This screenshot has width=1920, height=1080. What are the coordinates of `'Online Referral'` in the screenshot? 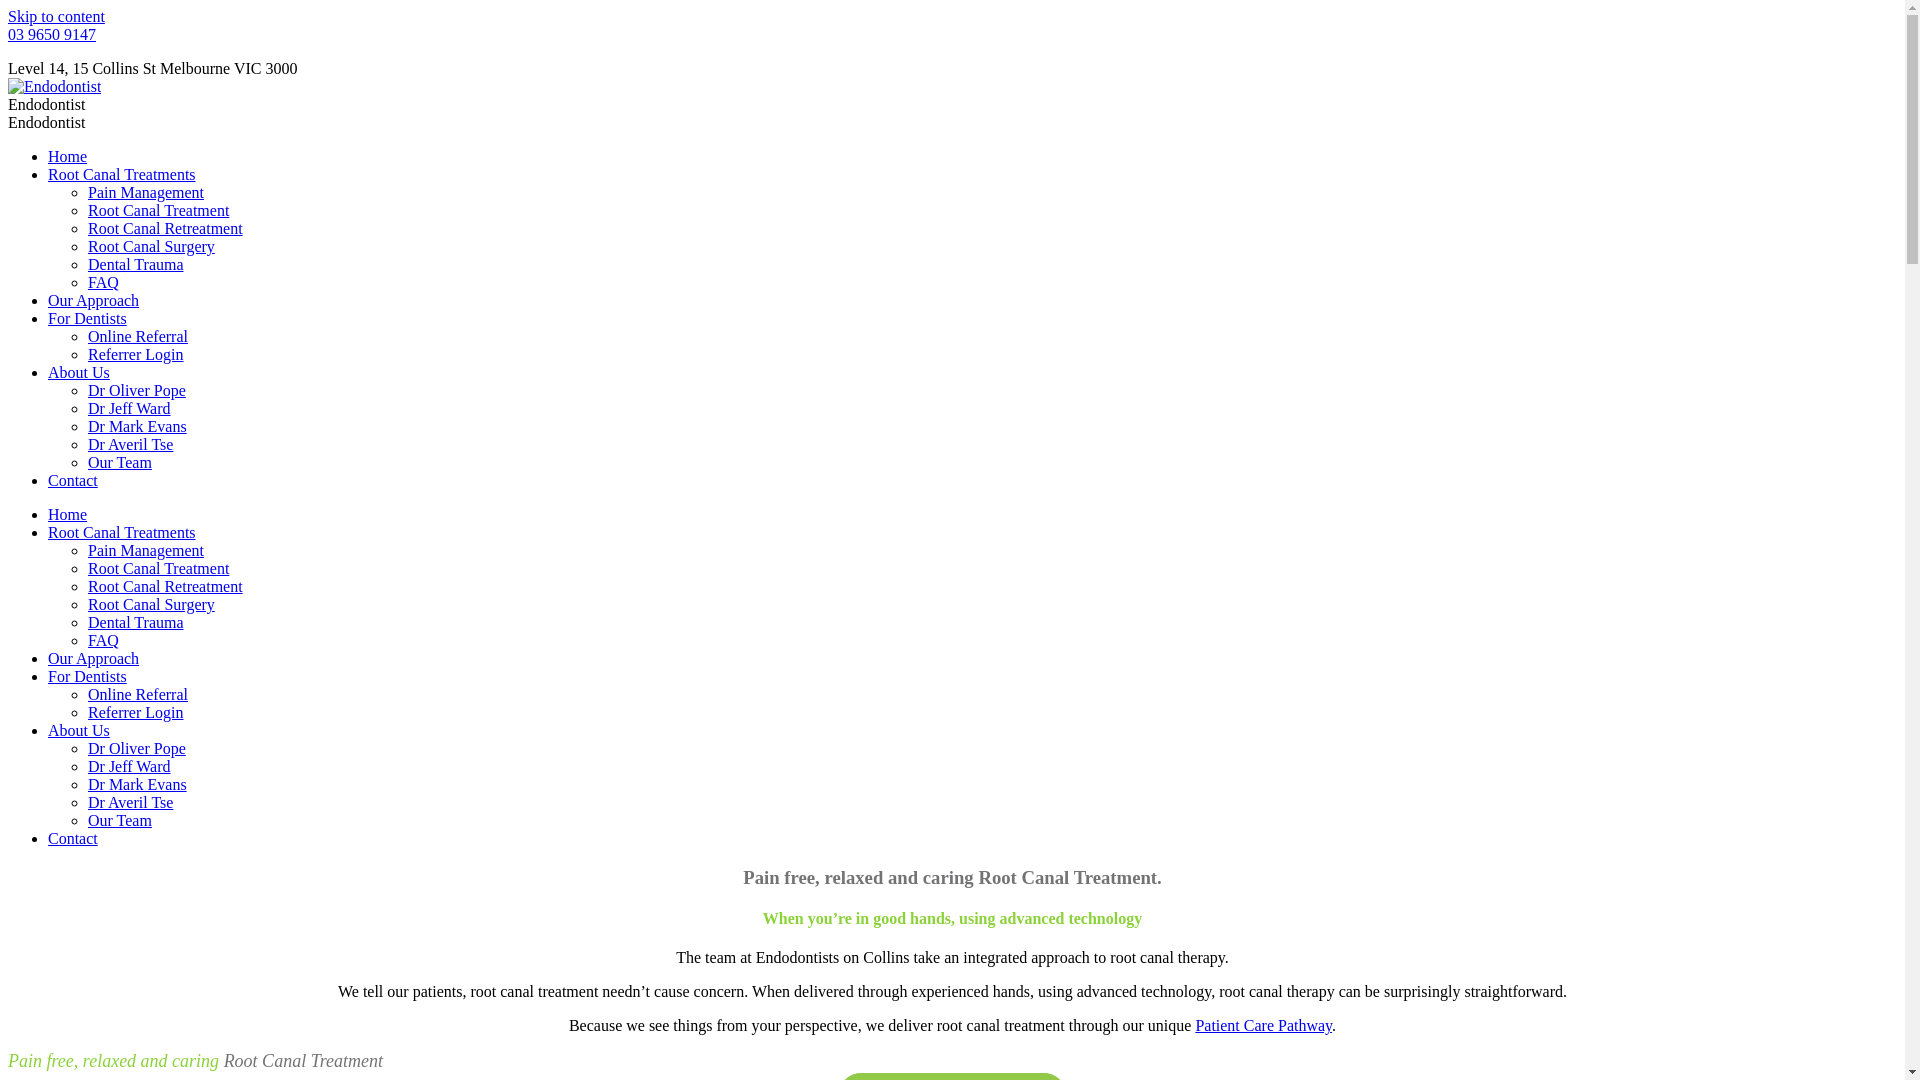 It's located at (137, 693).